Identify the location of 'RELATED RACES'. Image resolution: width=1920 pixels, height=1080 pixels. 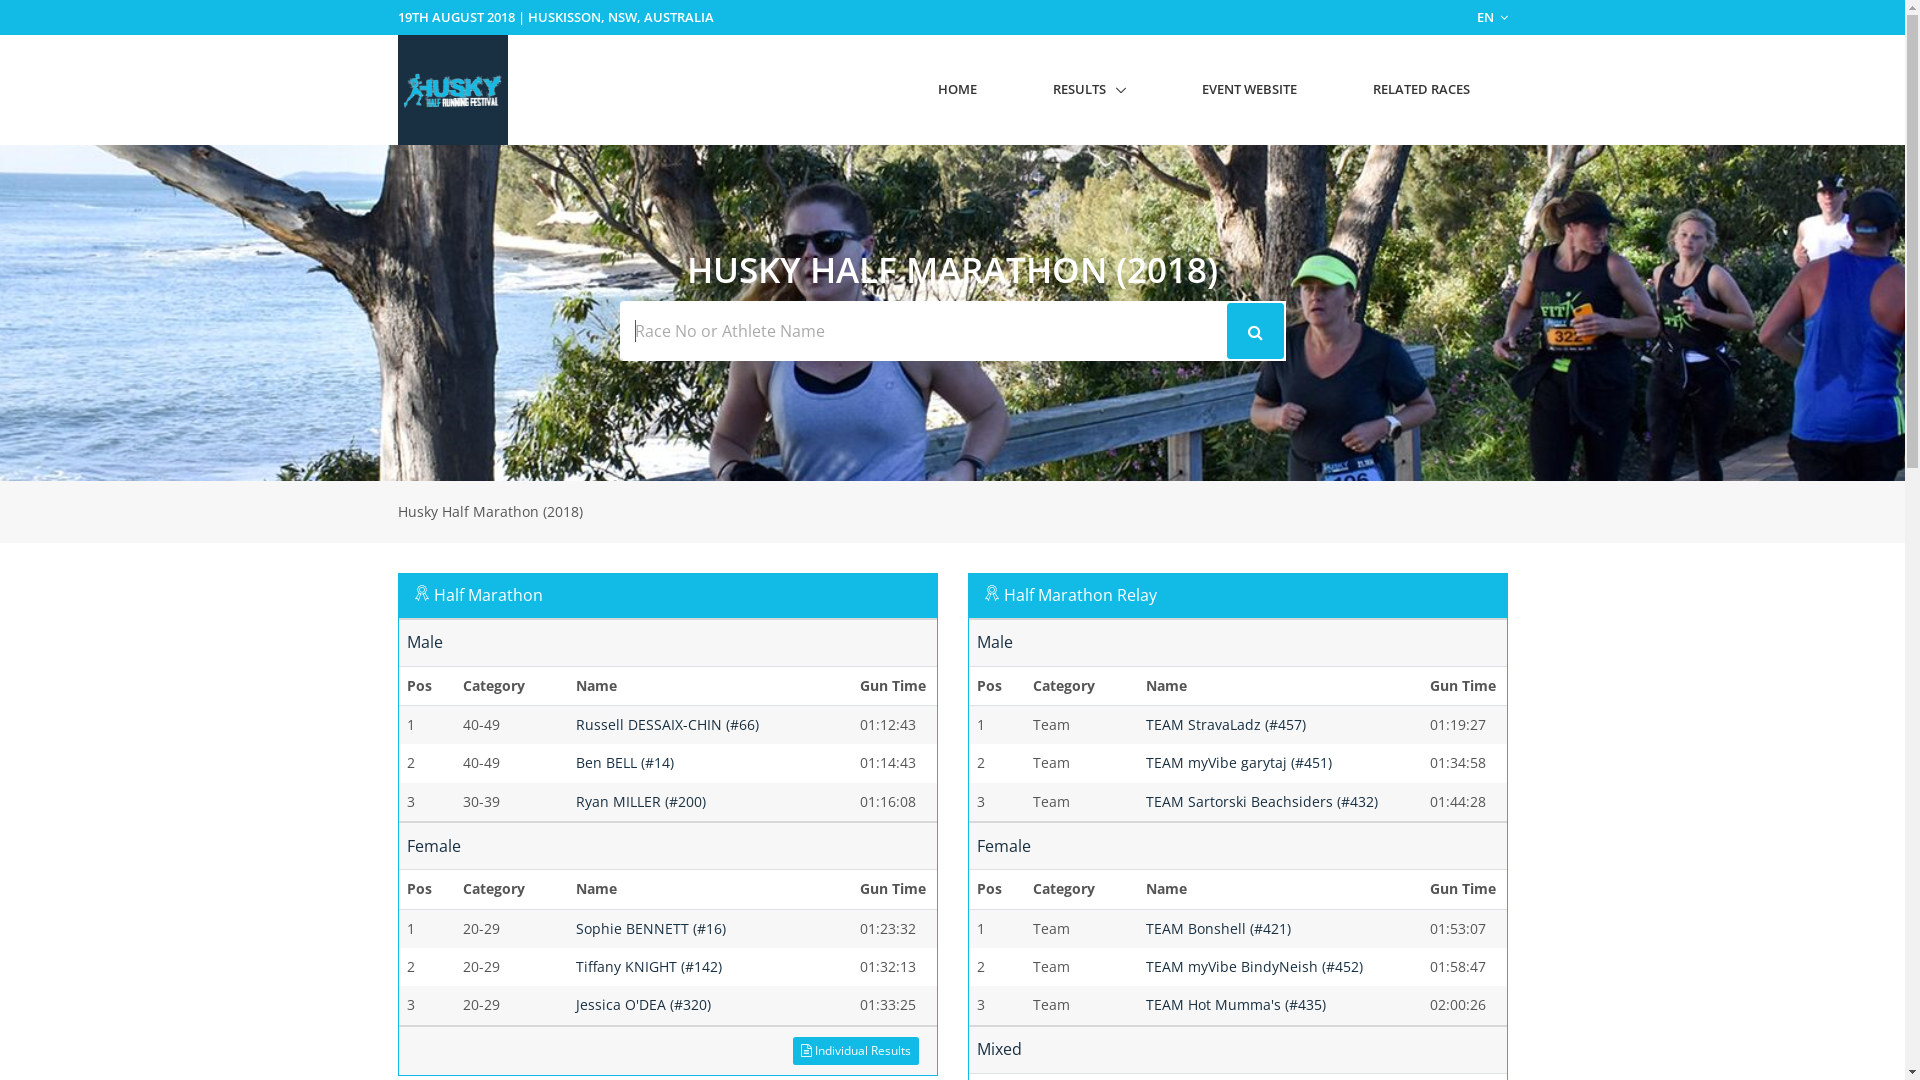
(1419, 88).